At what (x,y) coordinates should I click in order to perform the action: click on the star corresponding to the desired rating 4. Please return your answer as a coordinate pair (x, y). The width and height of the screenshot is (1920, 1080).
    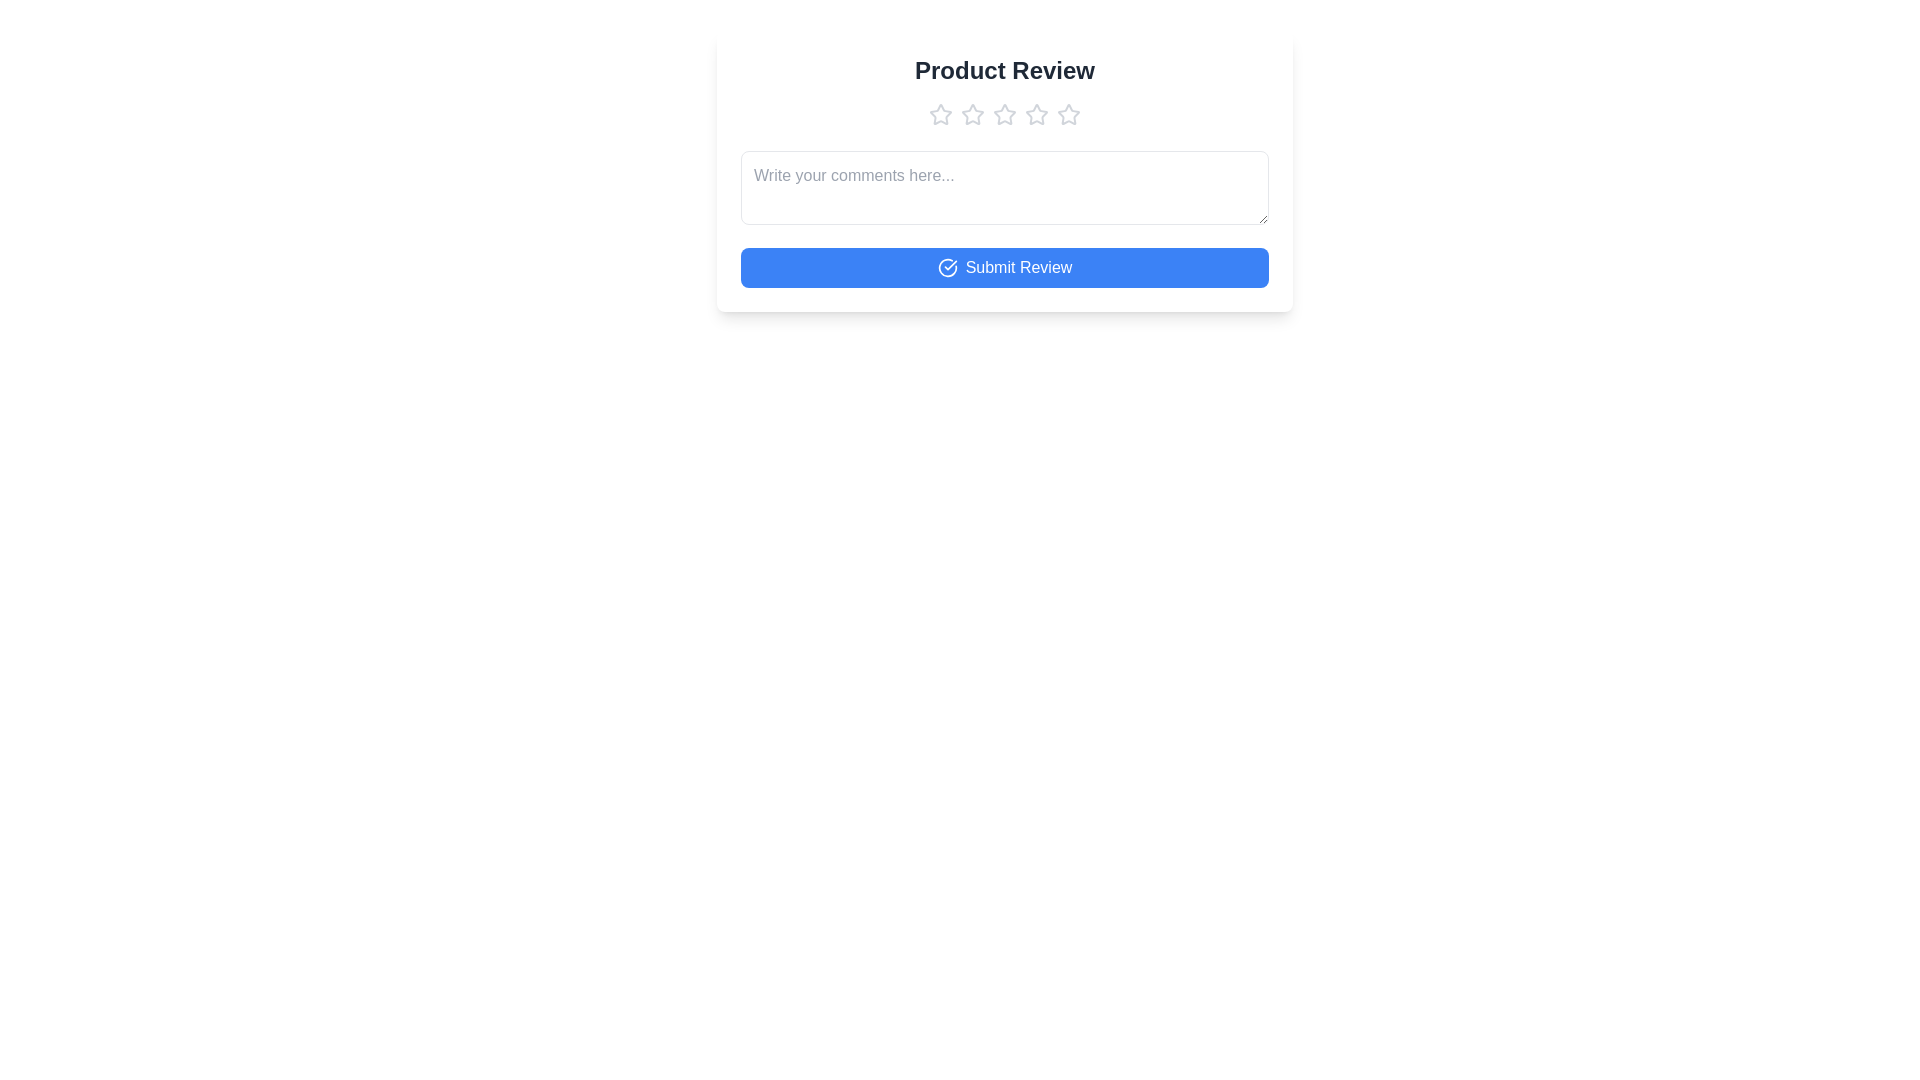
    Looking at the image, I should click on (1036, 115).